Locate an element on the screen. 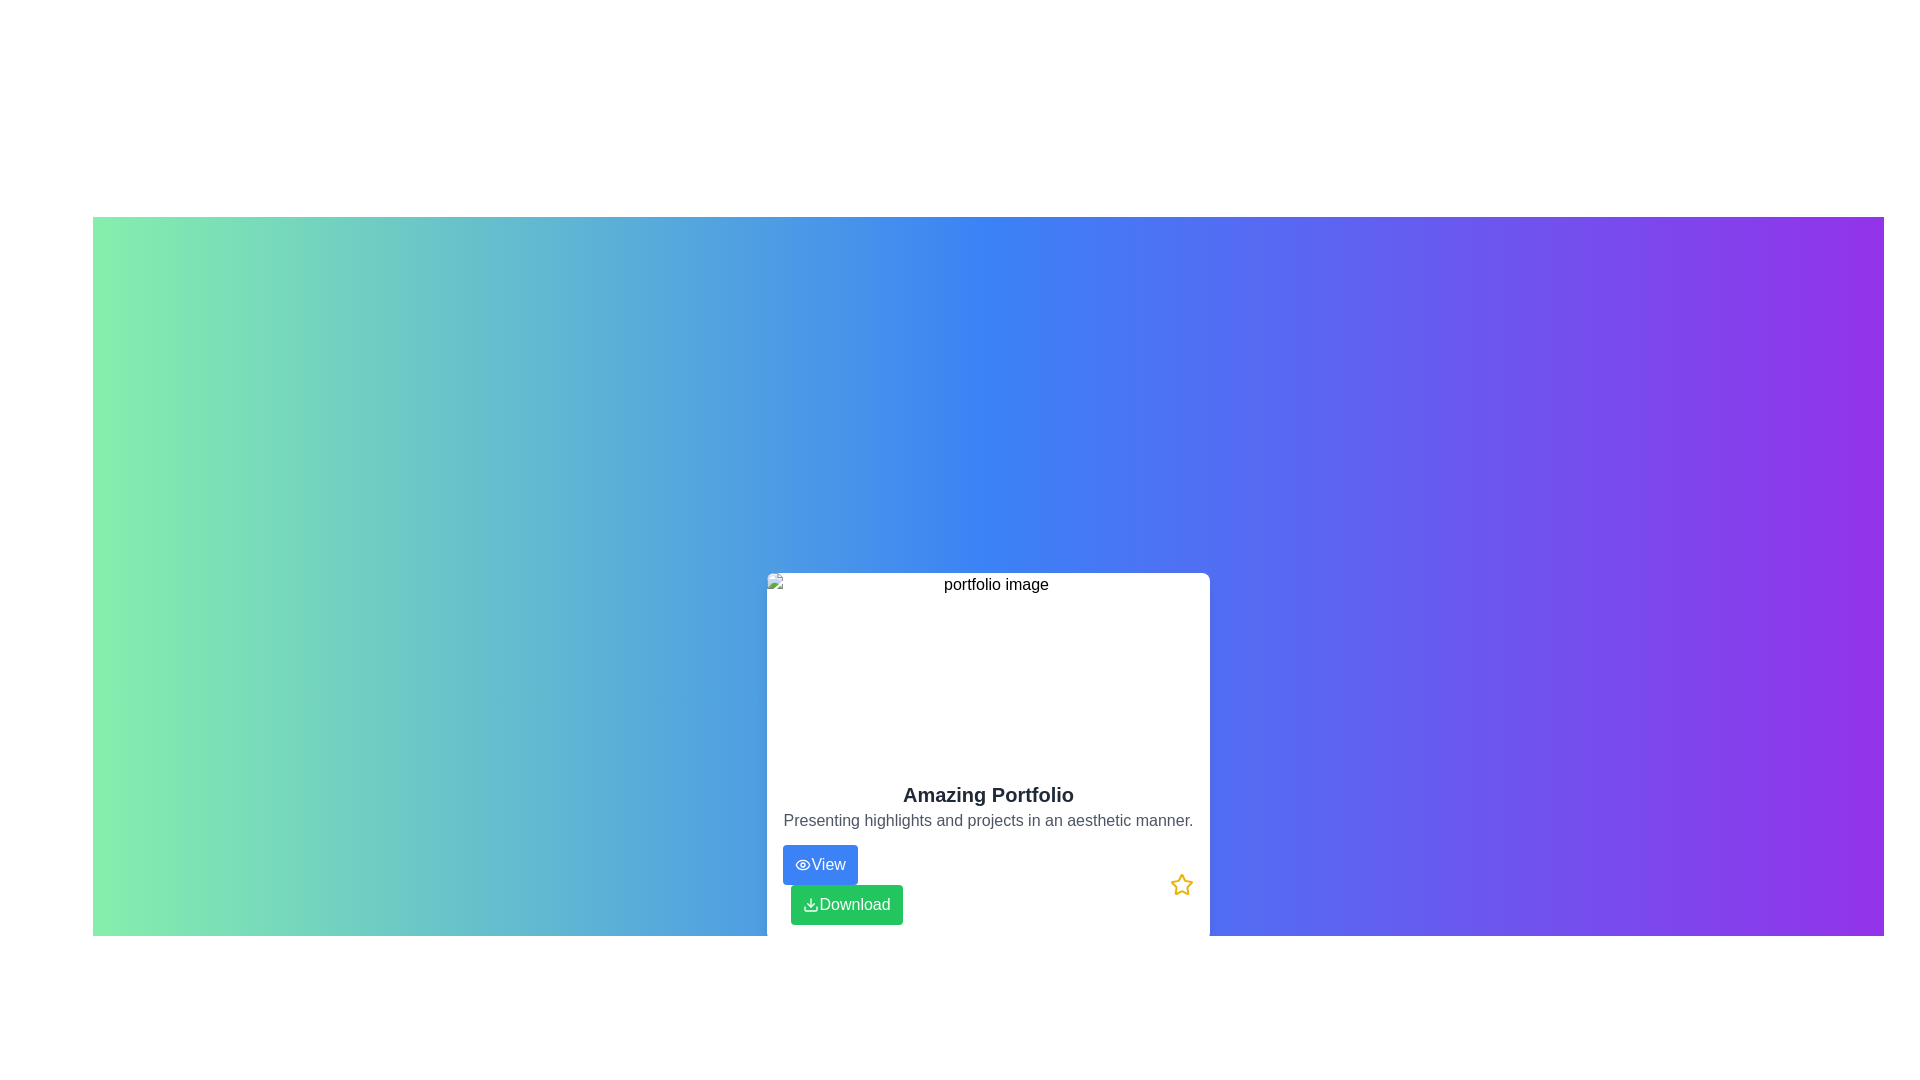  the green 'Download' button with white text and a download icon to initiate a download is located at coordinates (847, 905).